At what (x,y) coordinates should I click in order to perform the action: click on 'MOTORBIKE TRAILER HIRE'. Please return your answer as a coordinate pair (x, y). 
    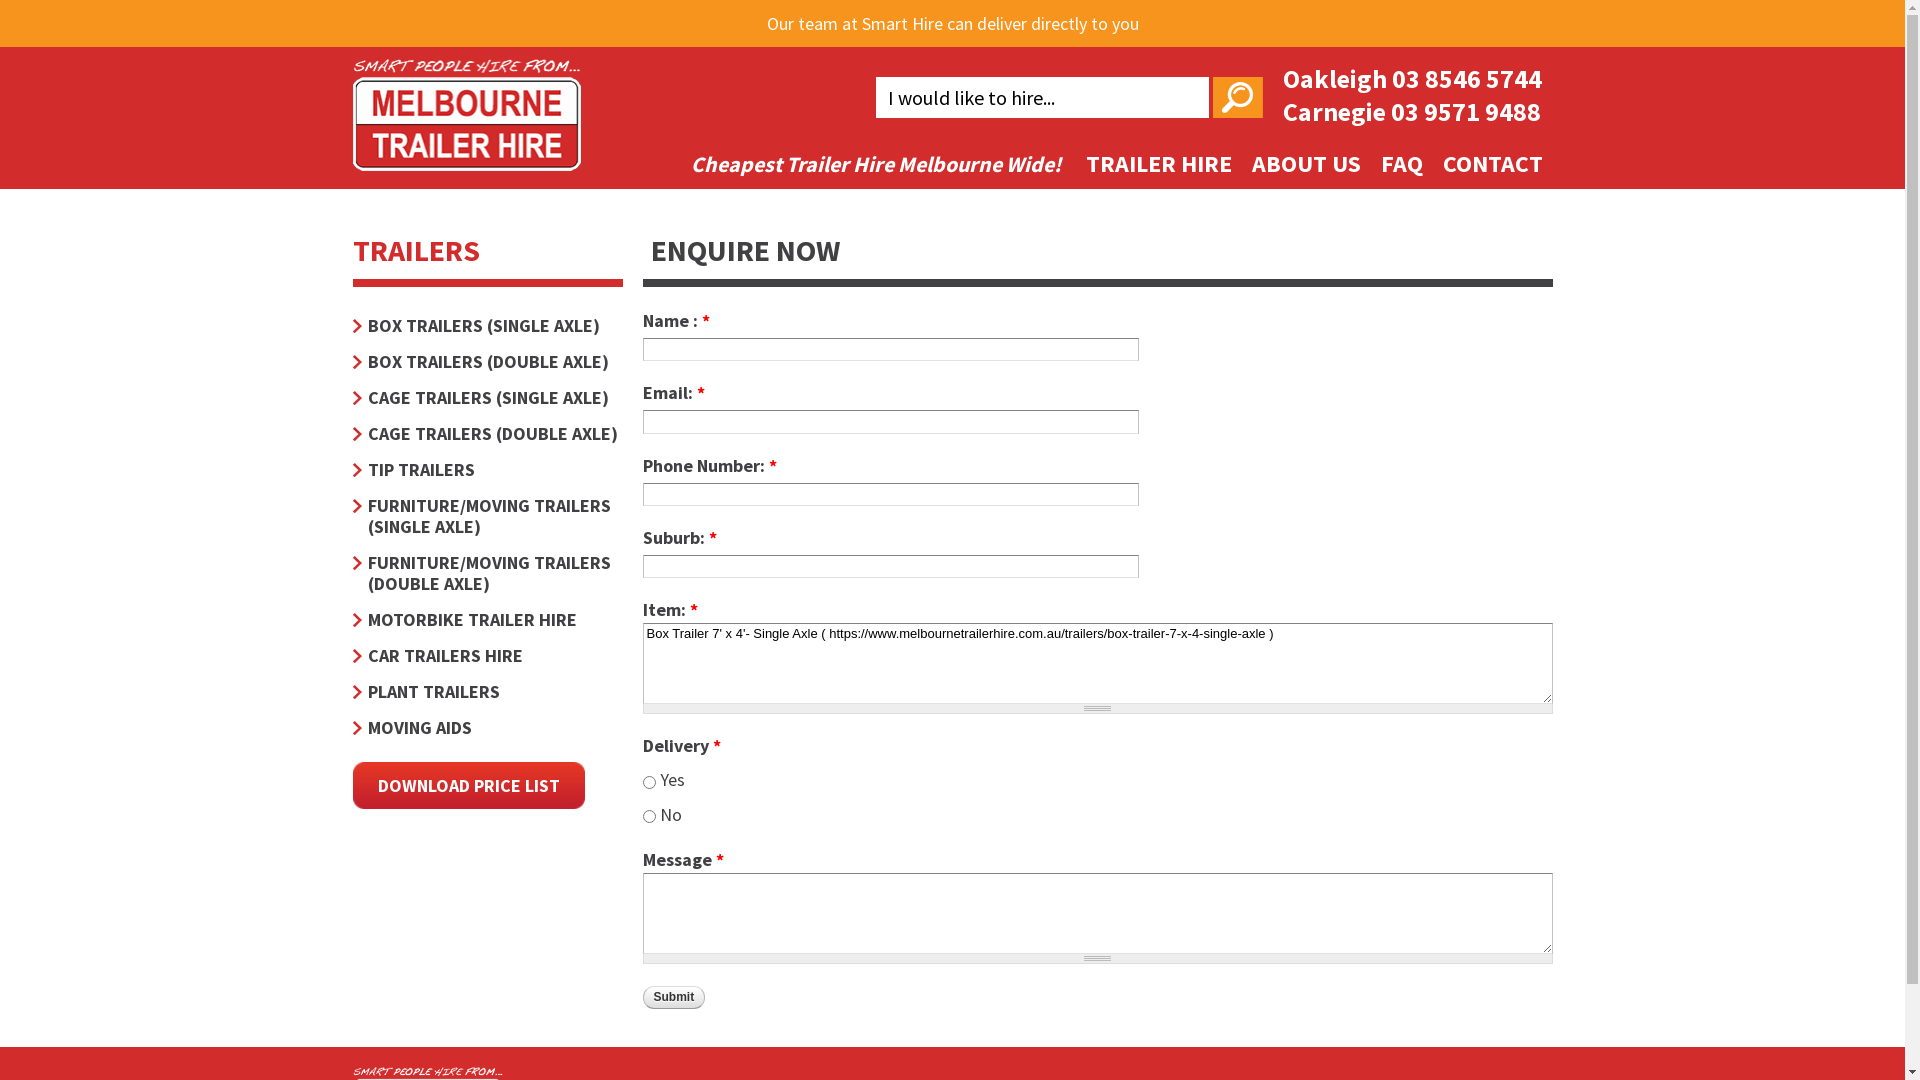
    Looking at the image, I should click on (486, 618).